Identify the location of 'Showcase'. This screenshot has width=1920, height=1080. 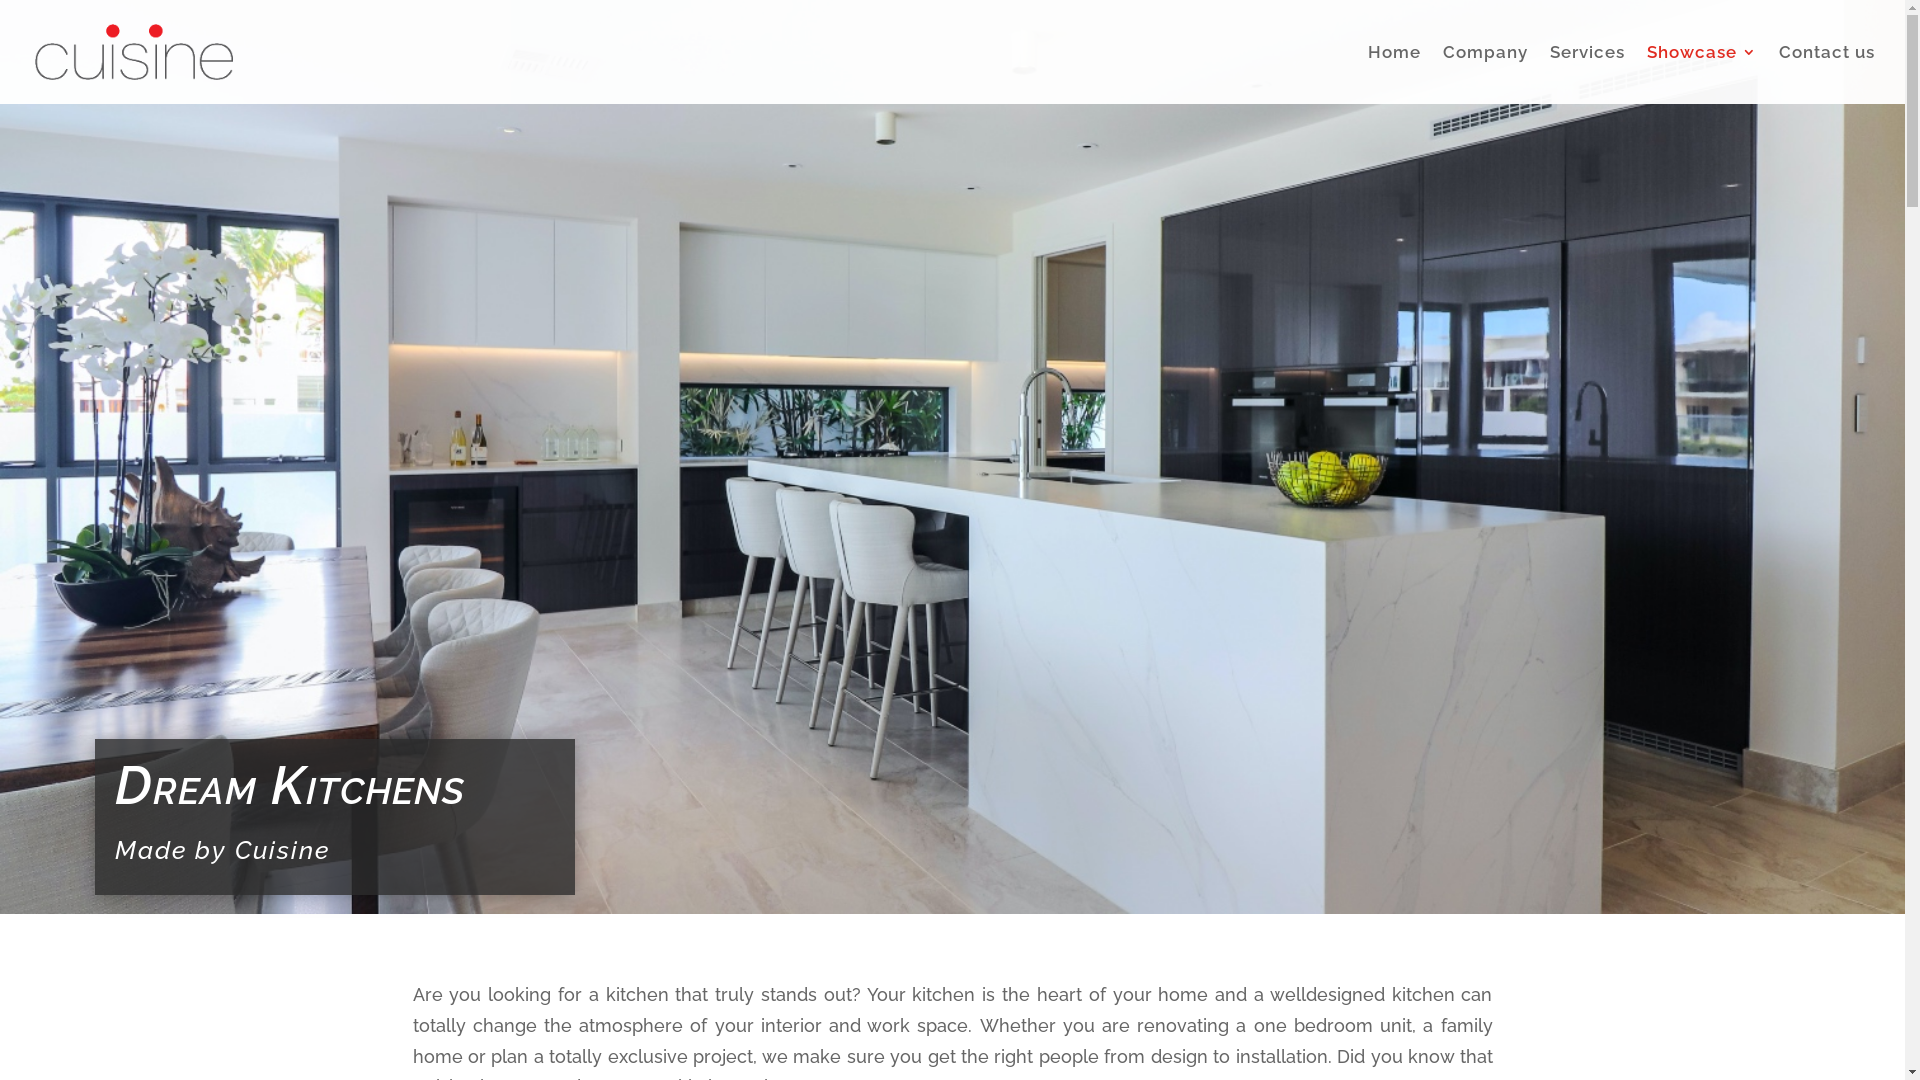
(1646, 73).